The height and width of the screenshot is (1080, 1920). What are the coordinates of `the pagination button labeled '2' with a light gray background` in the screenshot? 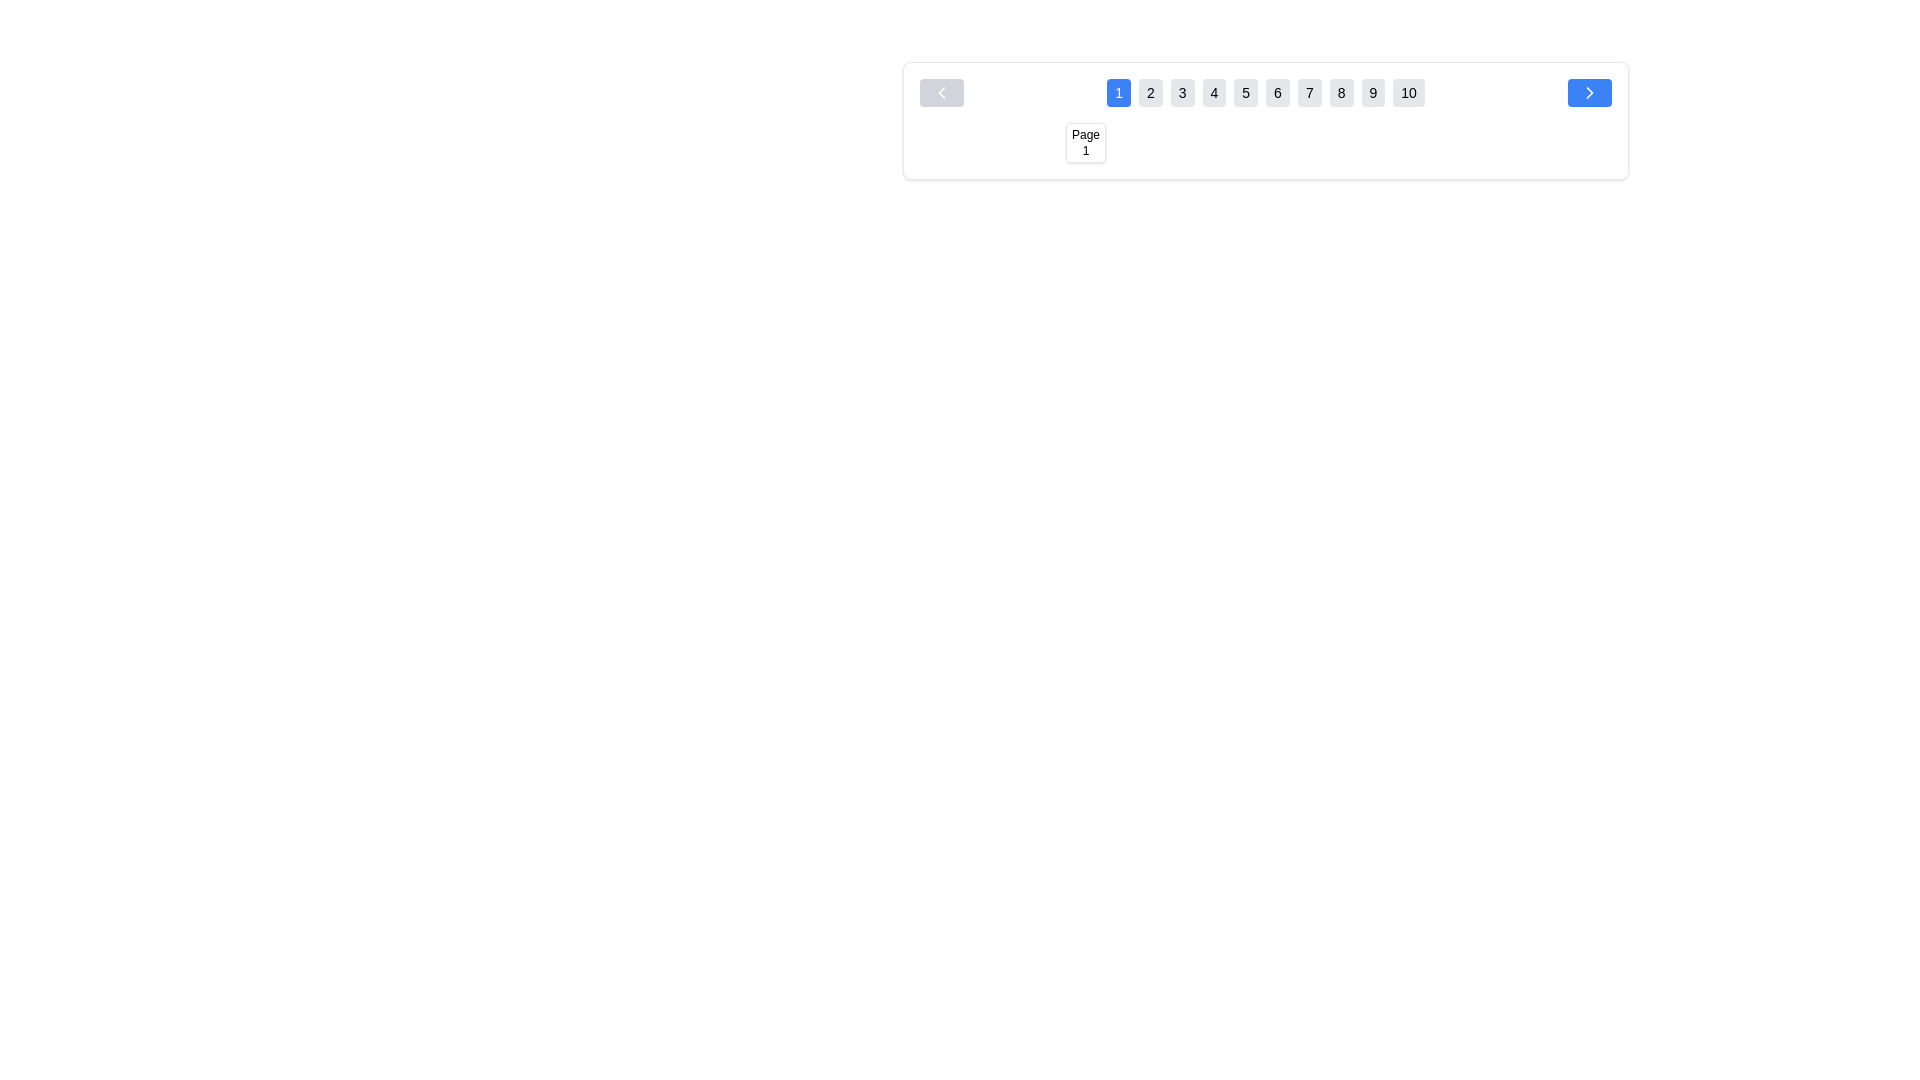 It's located at (1150, 92).